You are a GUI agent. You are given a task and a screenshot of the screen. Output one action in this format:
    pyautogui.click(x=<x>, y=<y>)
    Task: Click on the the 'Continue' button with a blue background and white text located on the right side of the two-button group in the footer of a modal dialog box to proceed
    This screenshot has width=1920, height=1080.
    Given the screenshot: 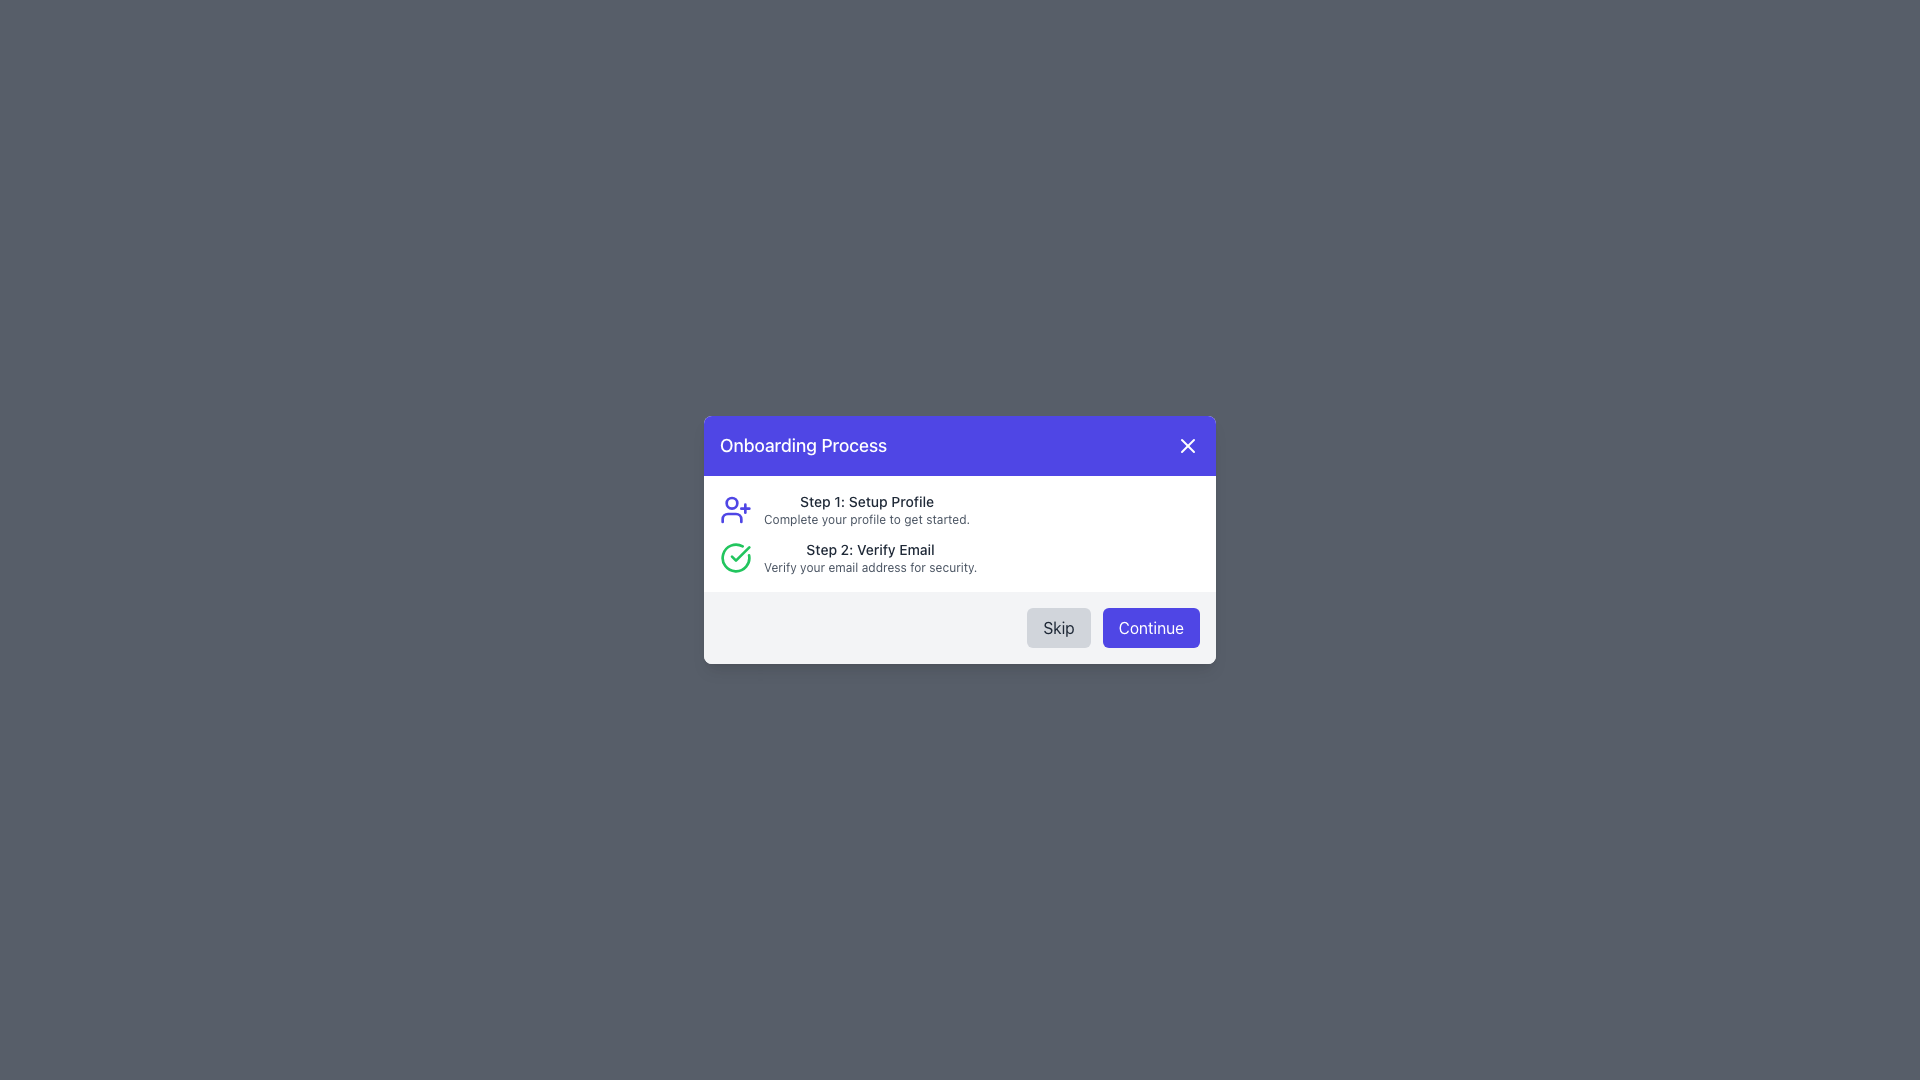 What is the action you would take?
    pyautogui.click(x=1151, y=627)
    